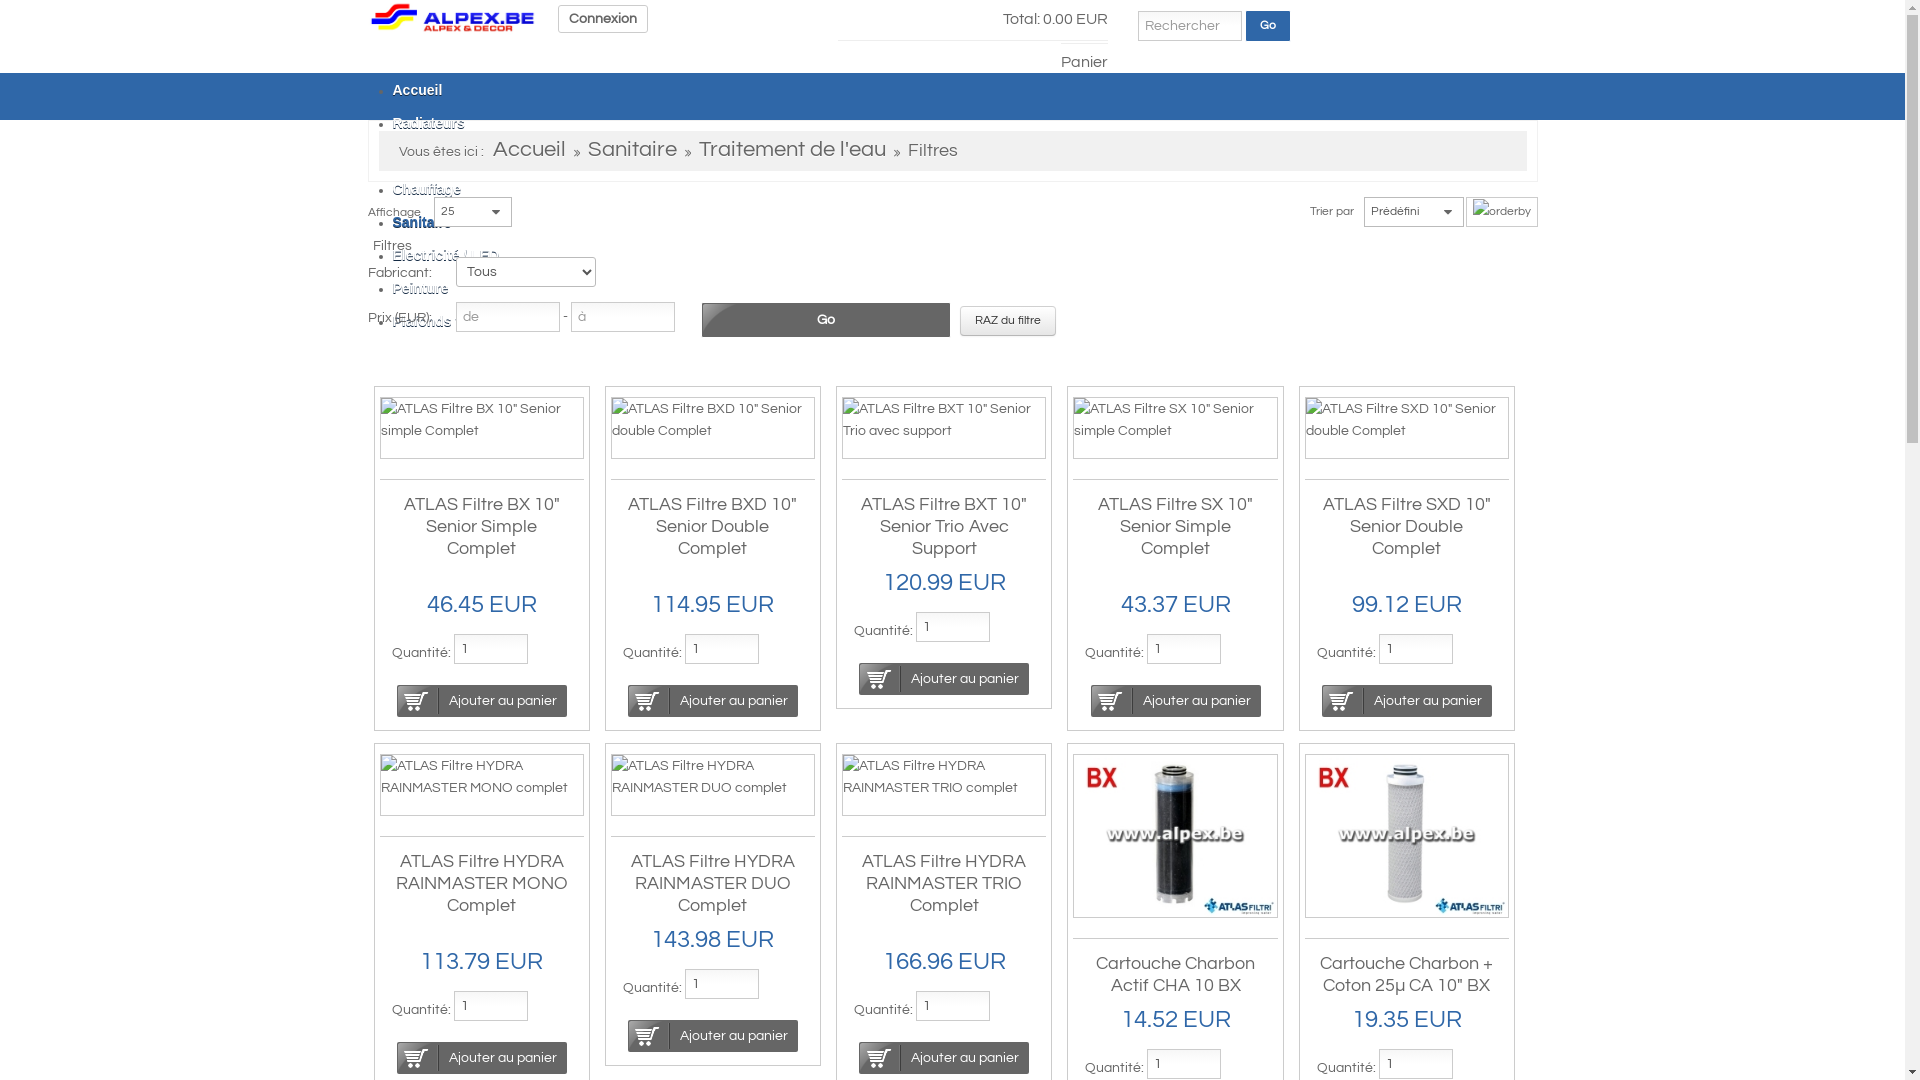  Describe the element at coordinates (943, 775) in the screenshot. I see `'ATLAS Filtre HYDRA RAINMASTER TRIO complet'` at that location.